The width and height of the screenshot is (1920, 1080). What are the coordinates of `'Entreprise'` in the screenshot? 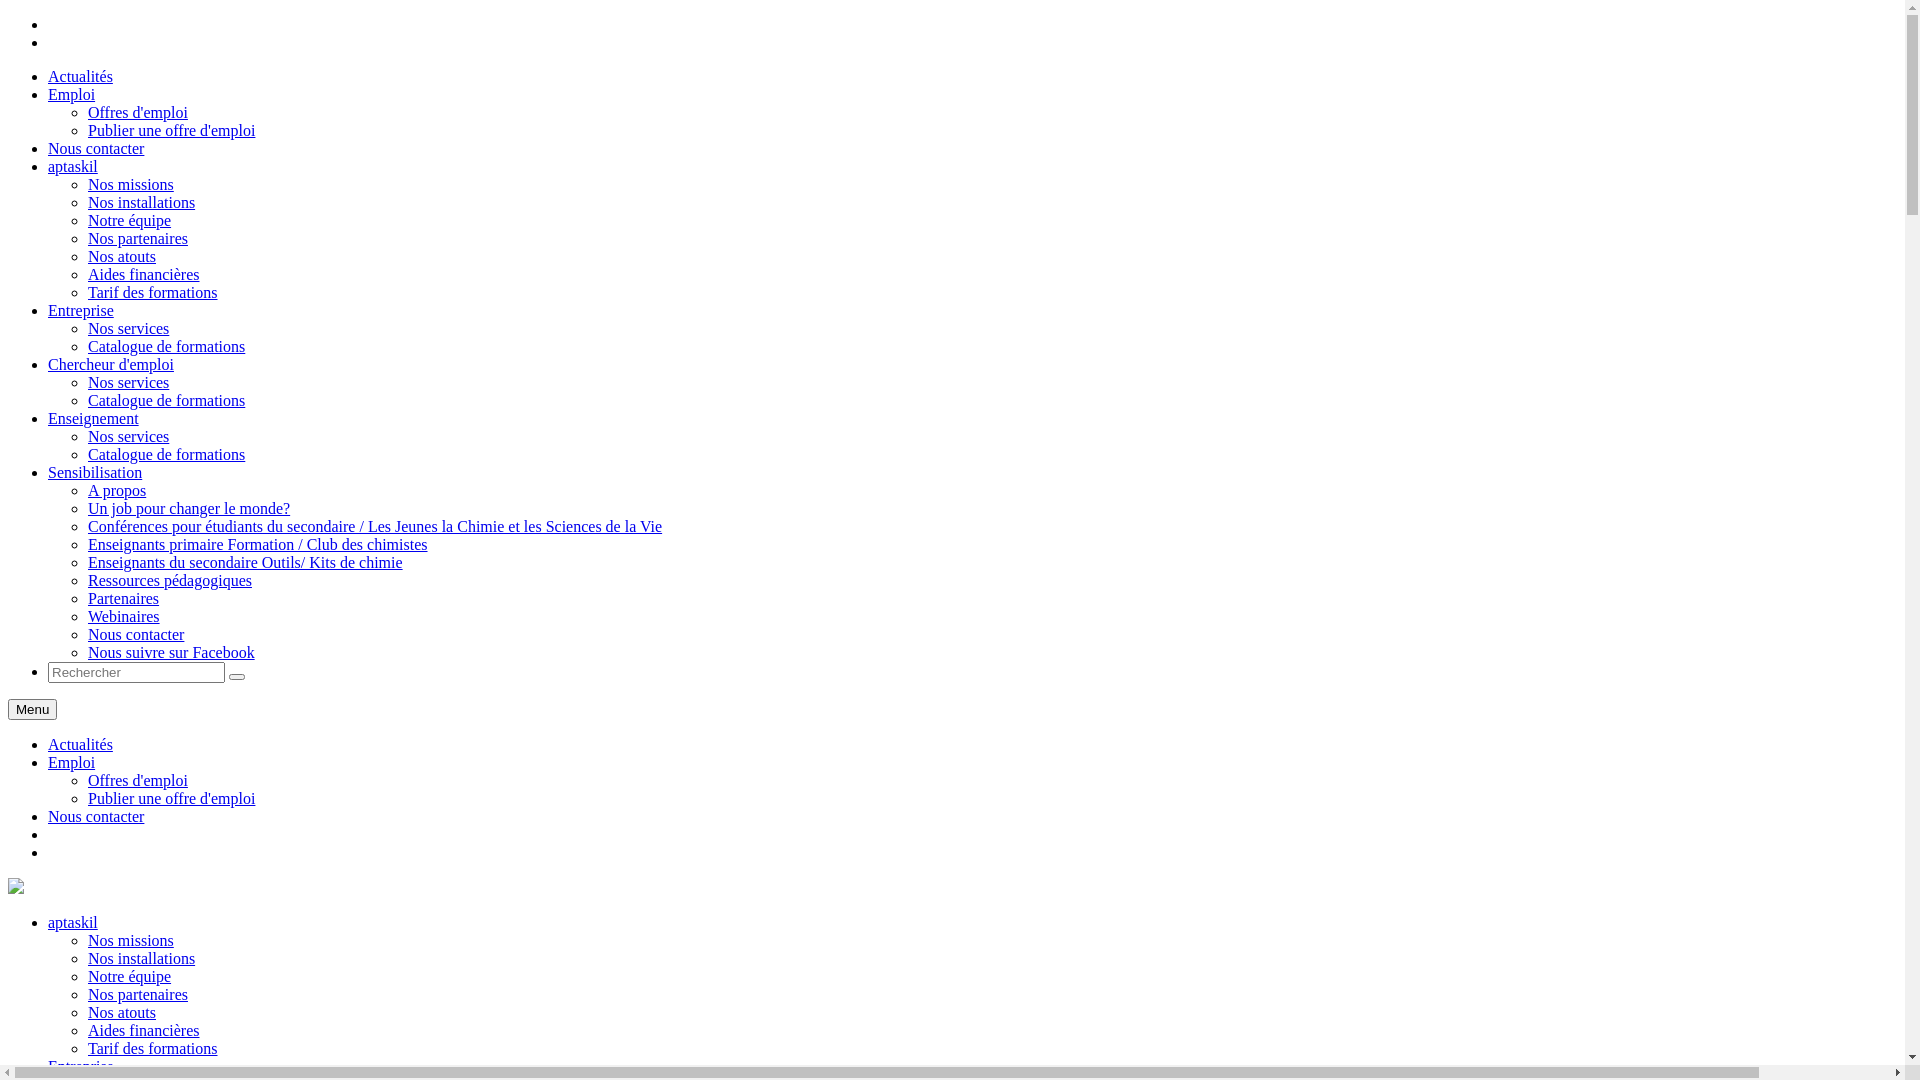 It's located at (48, 1065).